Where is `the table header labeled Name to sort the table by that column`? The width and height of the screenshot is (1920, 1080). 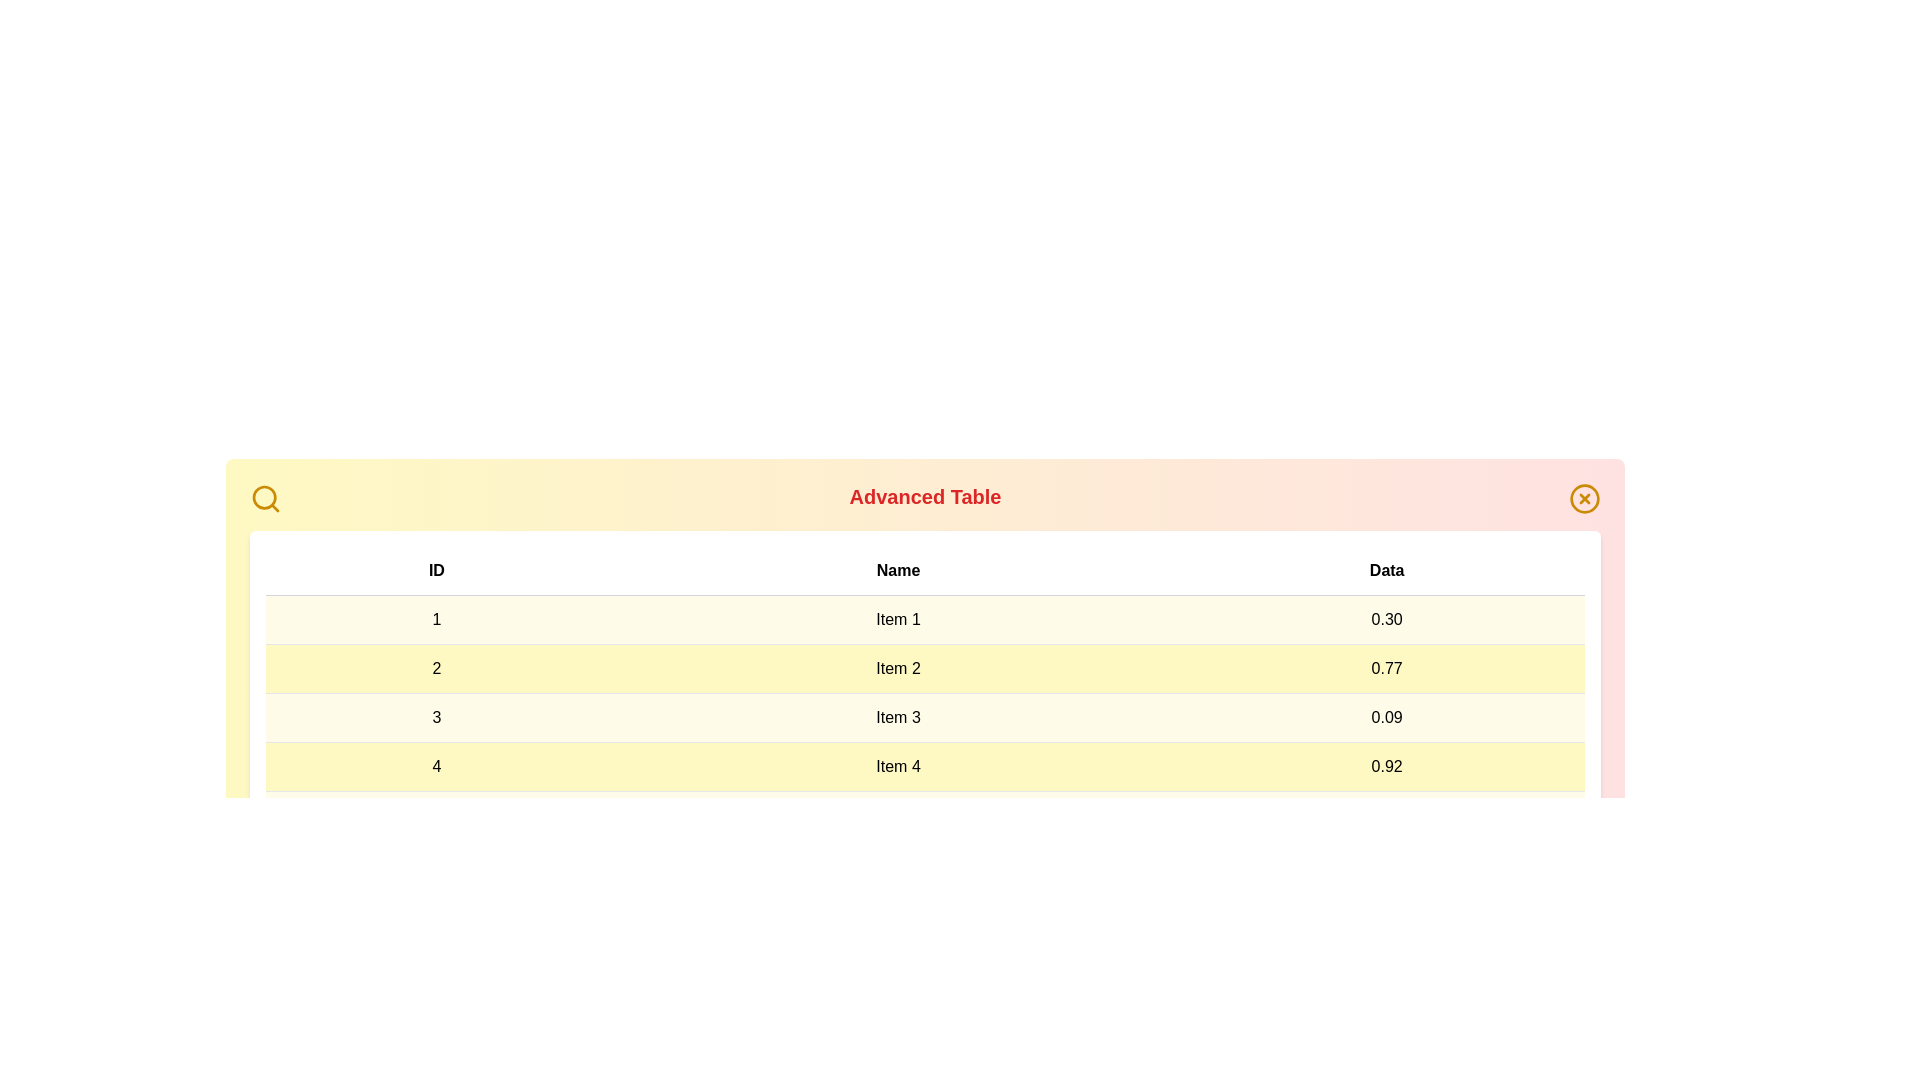 the table header labeled Name to sort the table by that column is located at coordinates (897, 571).